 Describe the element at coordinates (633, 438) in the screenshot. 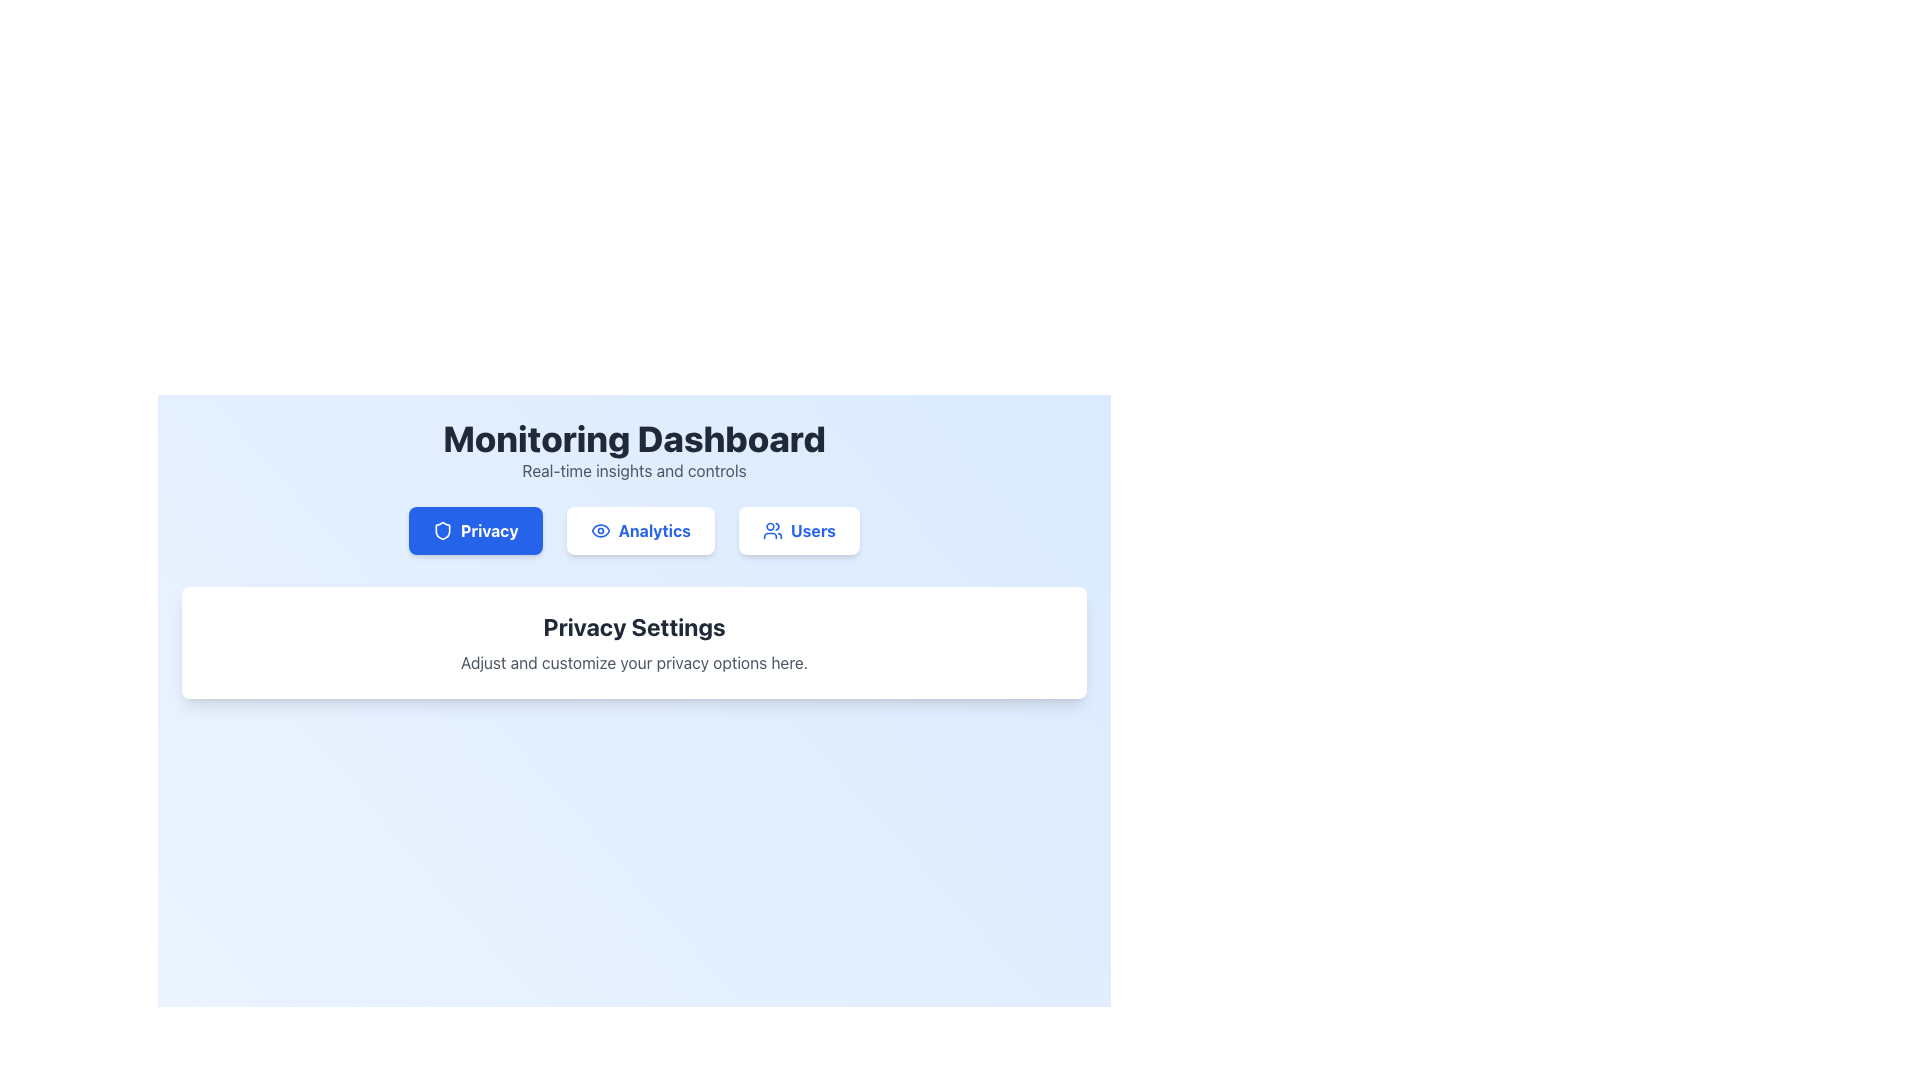

I see `the prominent headline text block displaying 'Monitoring Dashboard' to select it` at that location.